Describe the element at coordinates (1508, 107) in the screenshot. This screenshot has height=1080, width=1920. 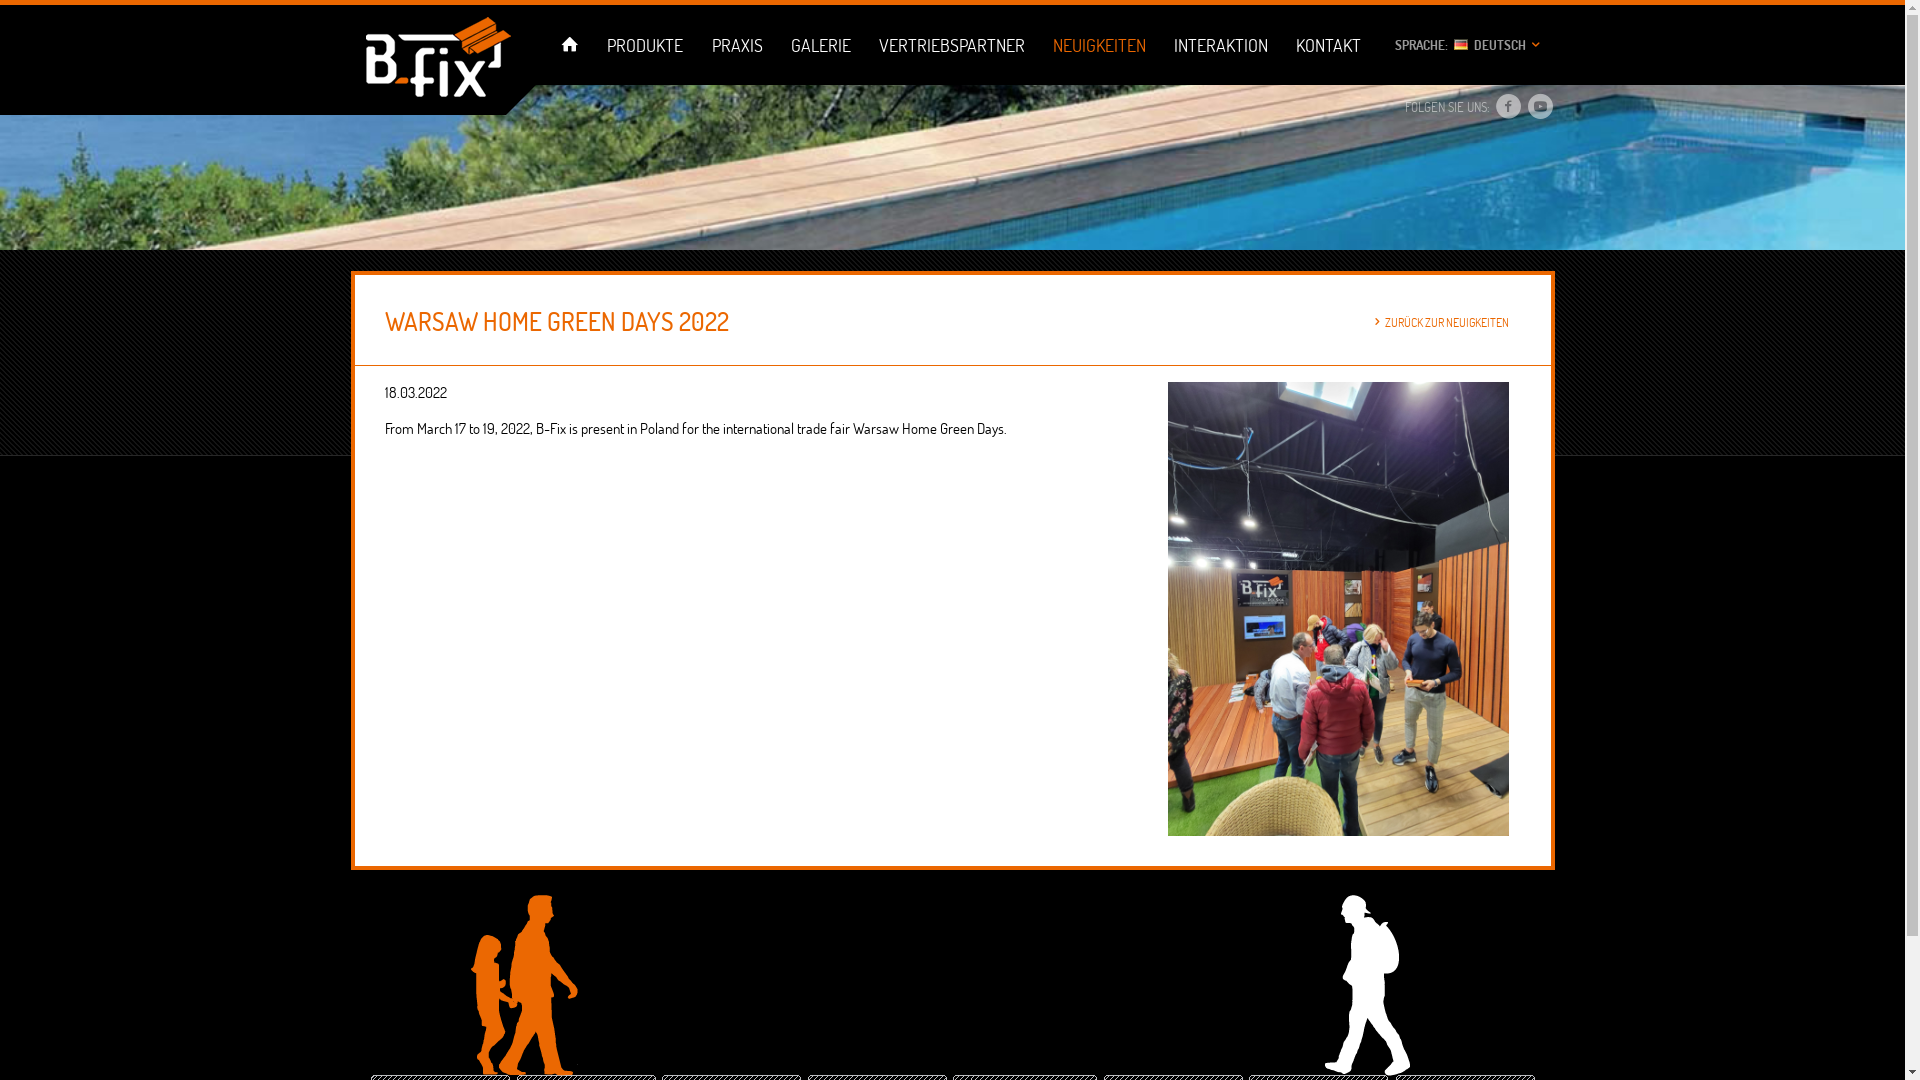
I see `'Facebook'` at that location.